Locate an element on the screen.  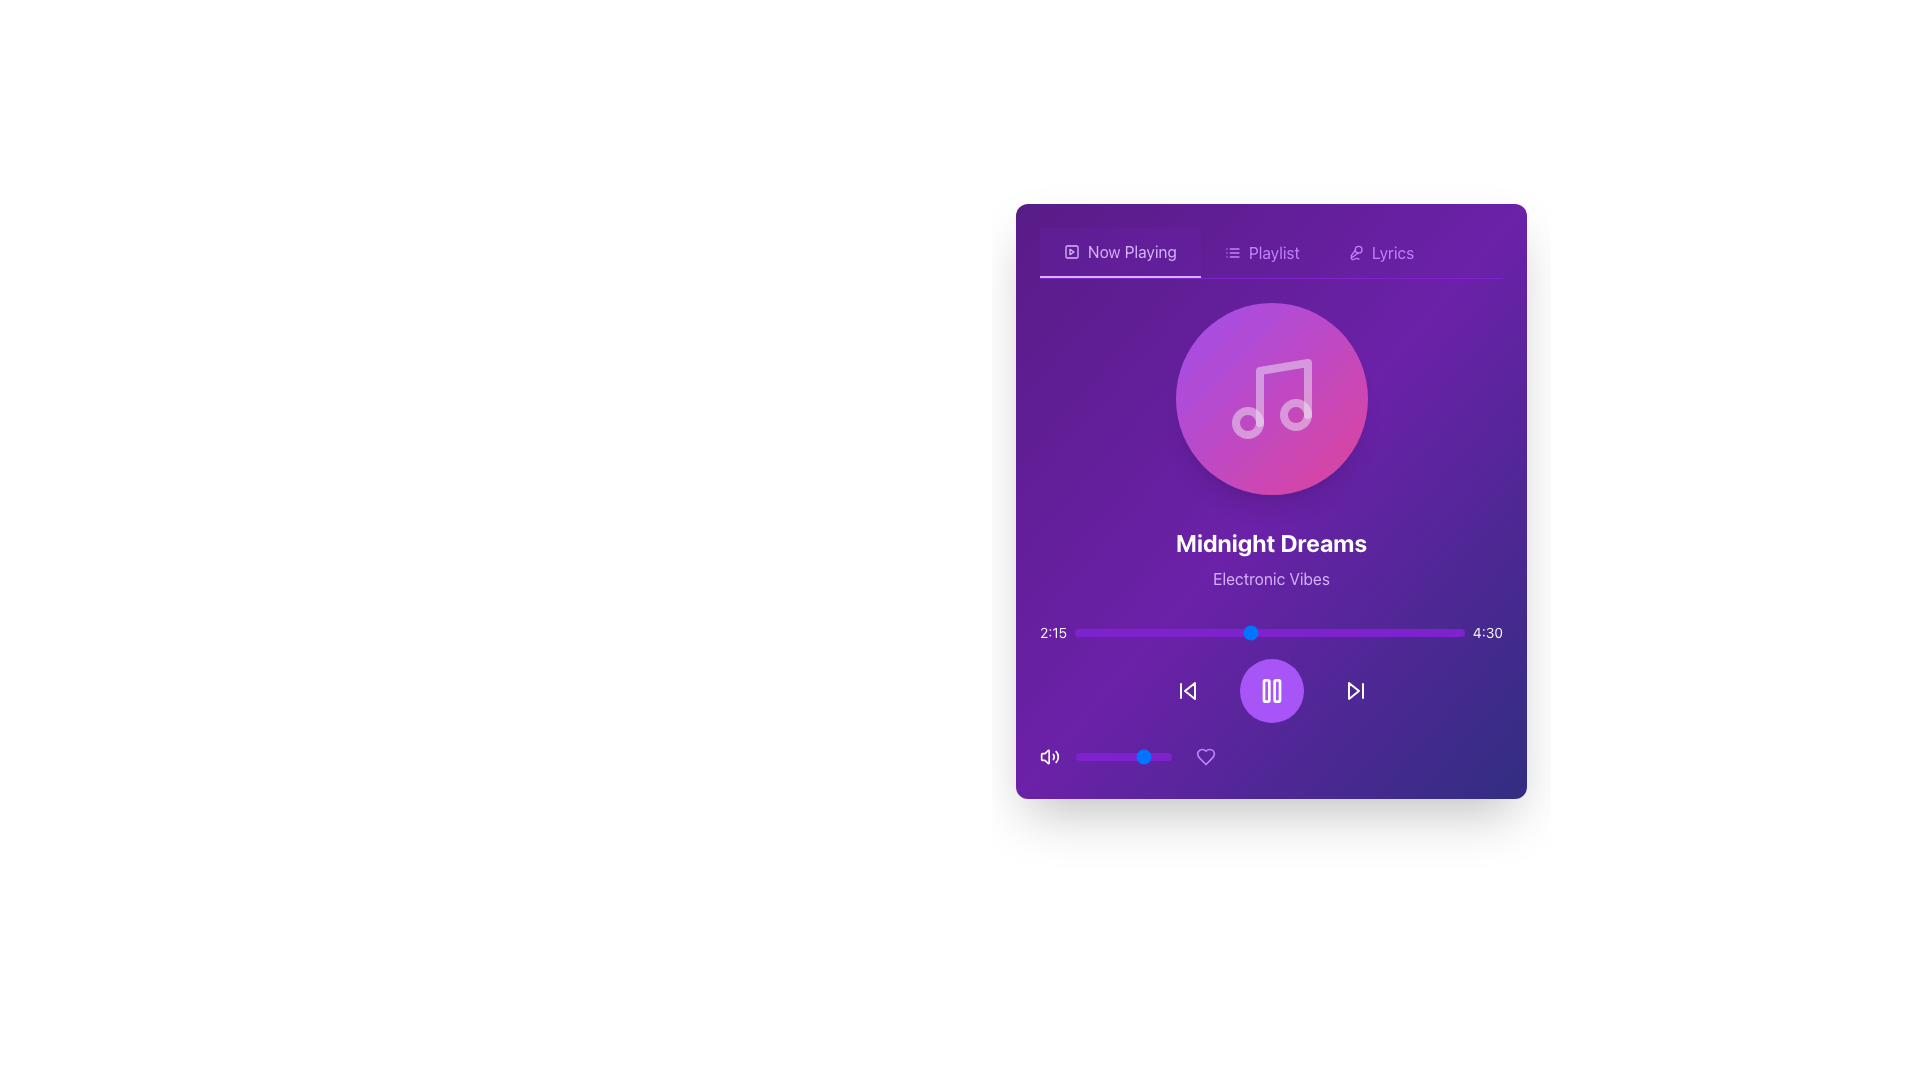
the circular graphic icon featuring a gradient from purple to pink with a white music note at its center, located below the 'Now Playing' navigation link in the music player interface is located at coordinates (1270, 398).